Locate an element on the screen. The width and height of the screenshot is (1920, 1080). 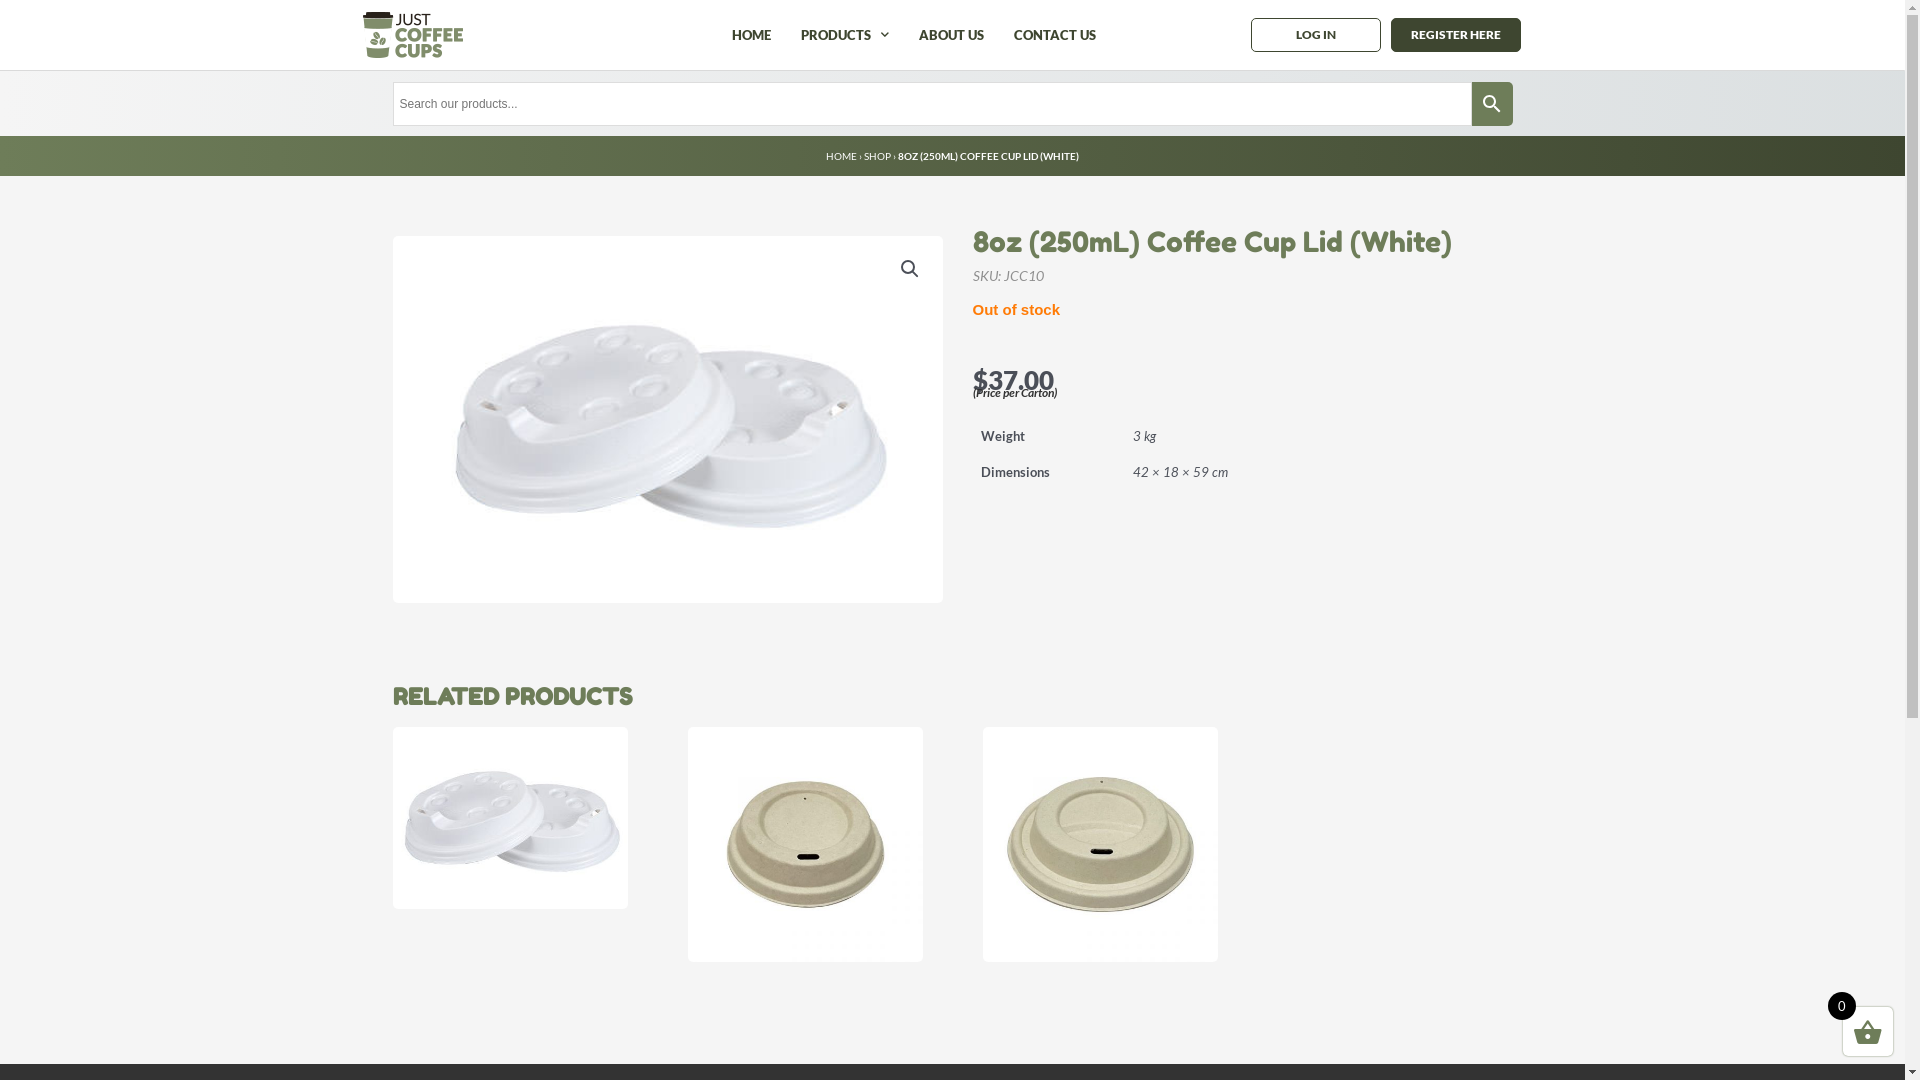
'CONTACT US' is located at coordinates (1054, 34).